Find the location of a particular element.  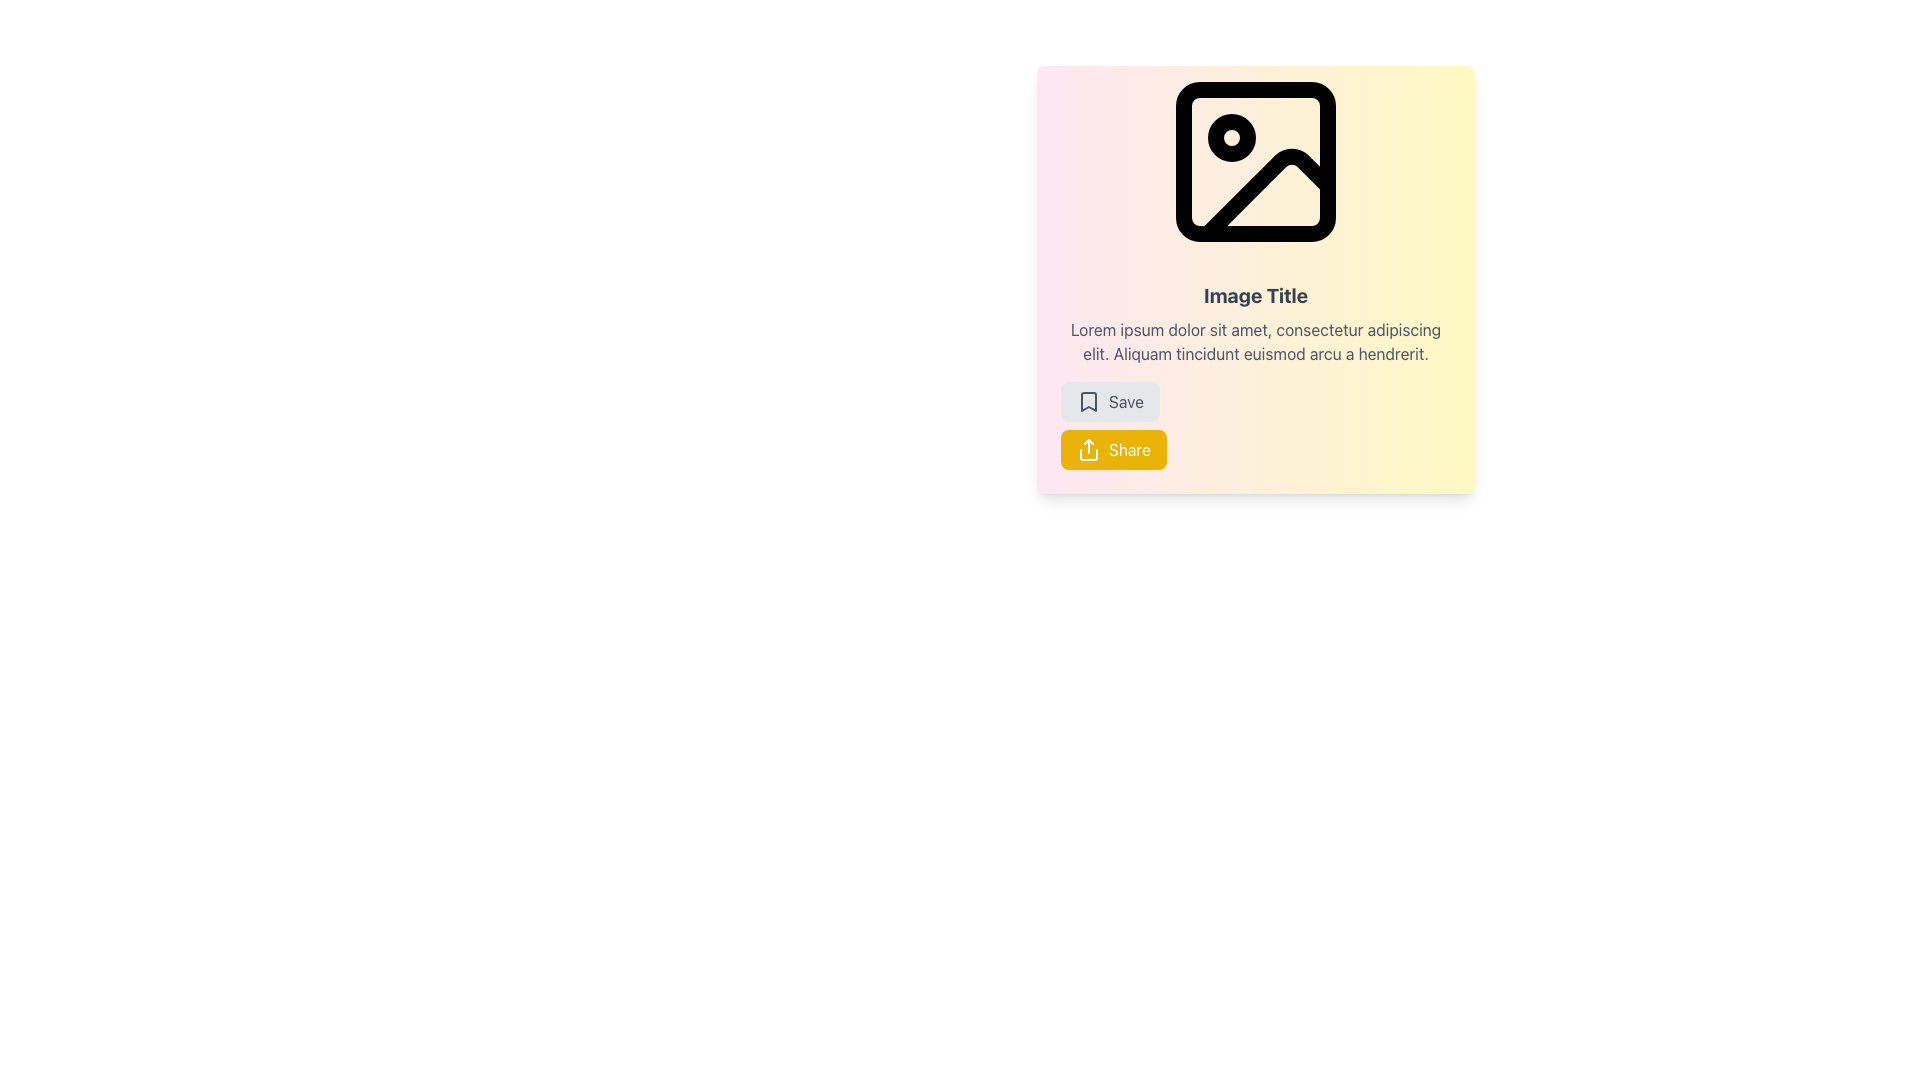

the SVG rectangle element that serves as the background design layer within the icon in the header of a card component is located at coordinates (1255, 161).